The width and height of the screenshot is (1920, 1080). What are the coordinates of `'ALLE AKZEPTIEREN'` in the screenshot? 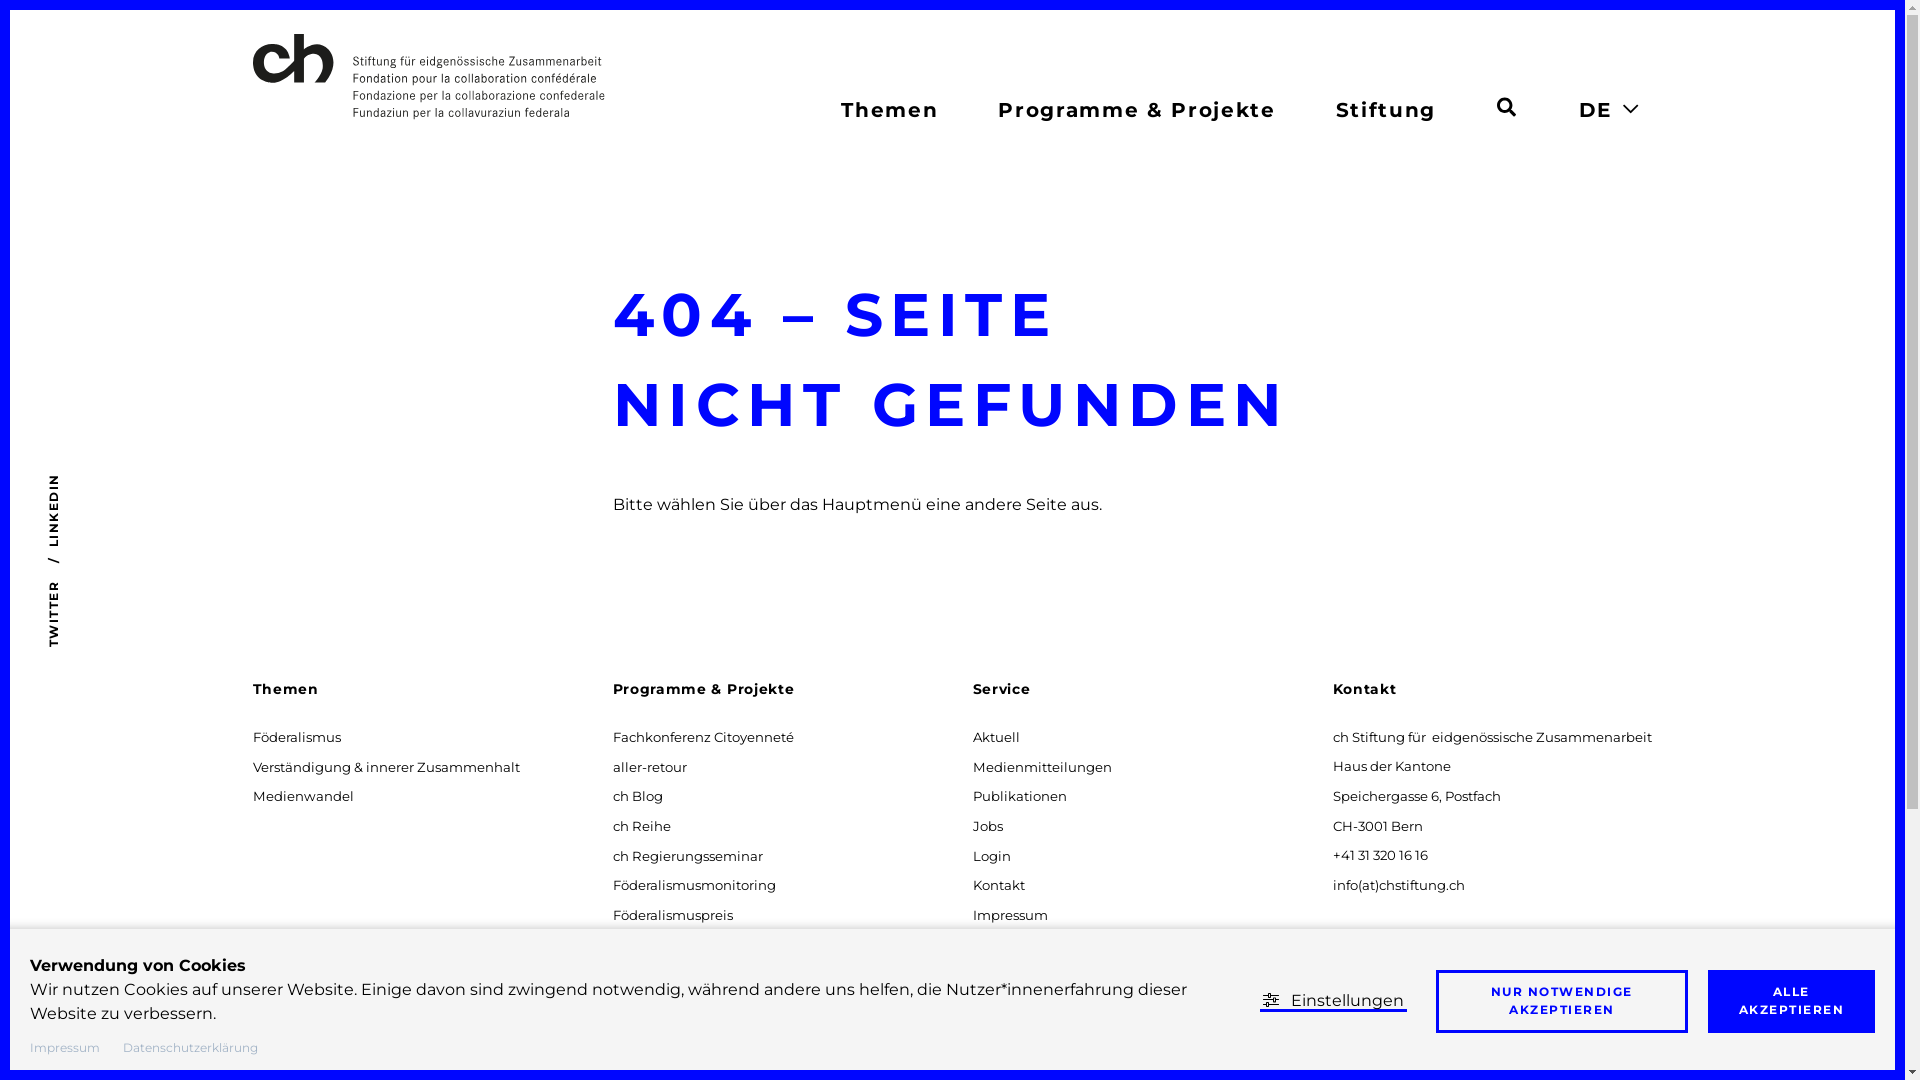 It's located at (1791, 1001).